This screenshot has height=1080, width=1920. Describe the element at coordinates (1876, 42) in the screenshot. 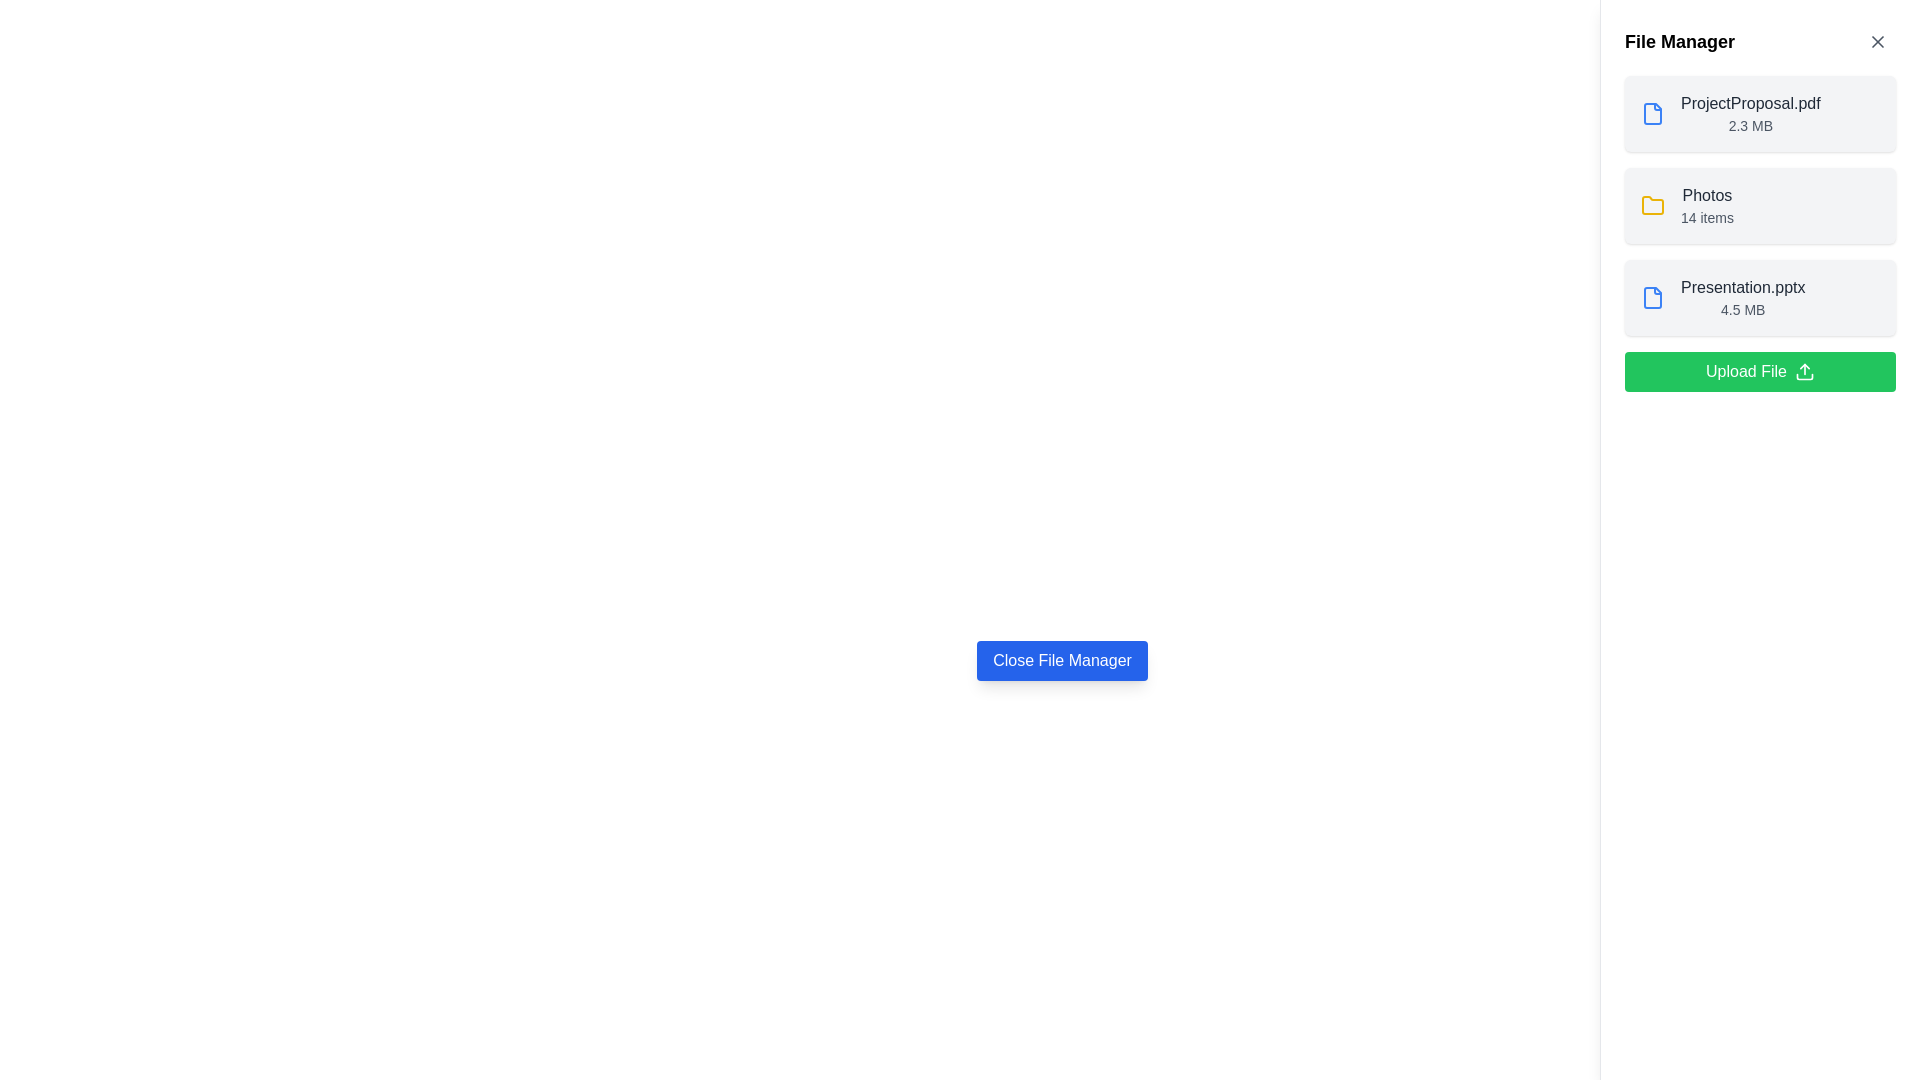

I see `the 'X' icon button in the top-right corner of the 'File Manager' panel` at that location.